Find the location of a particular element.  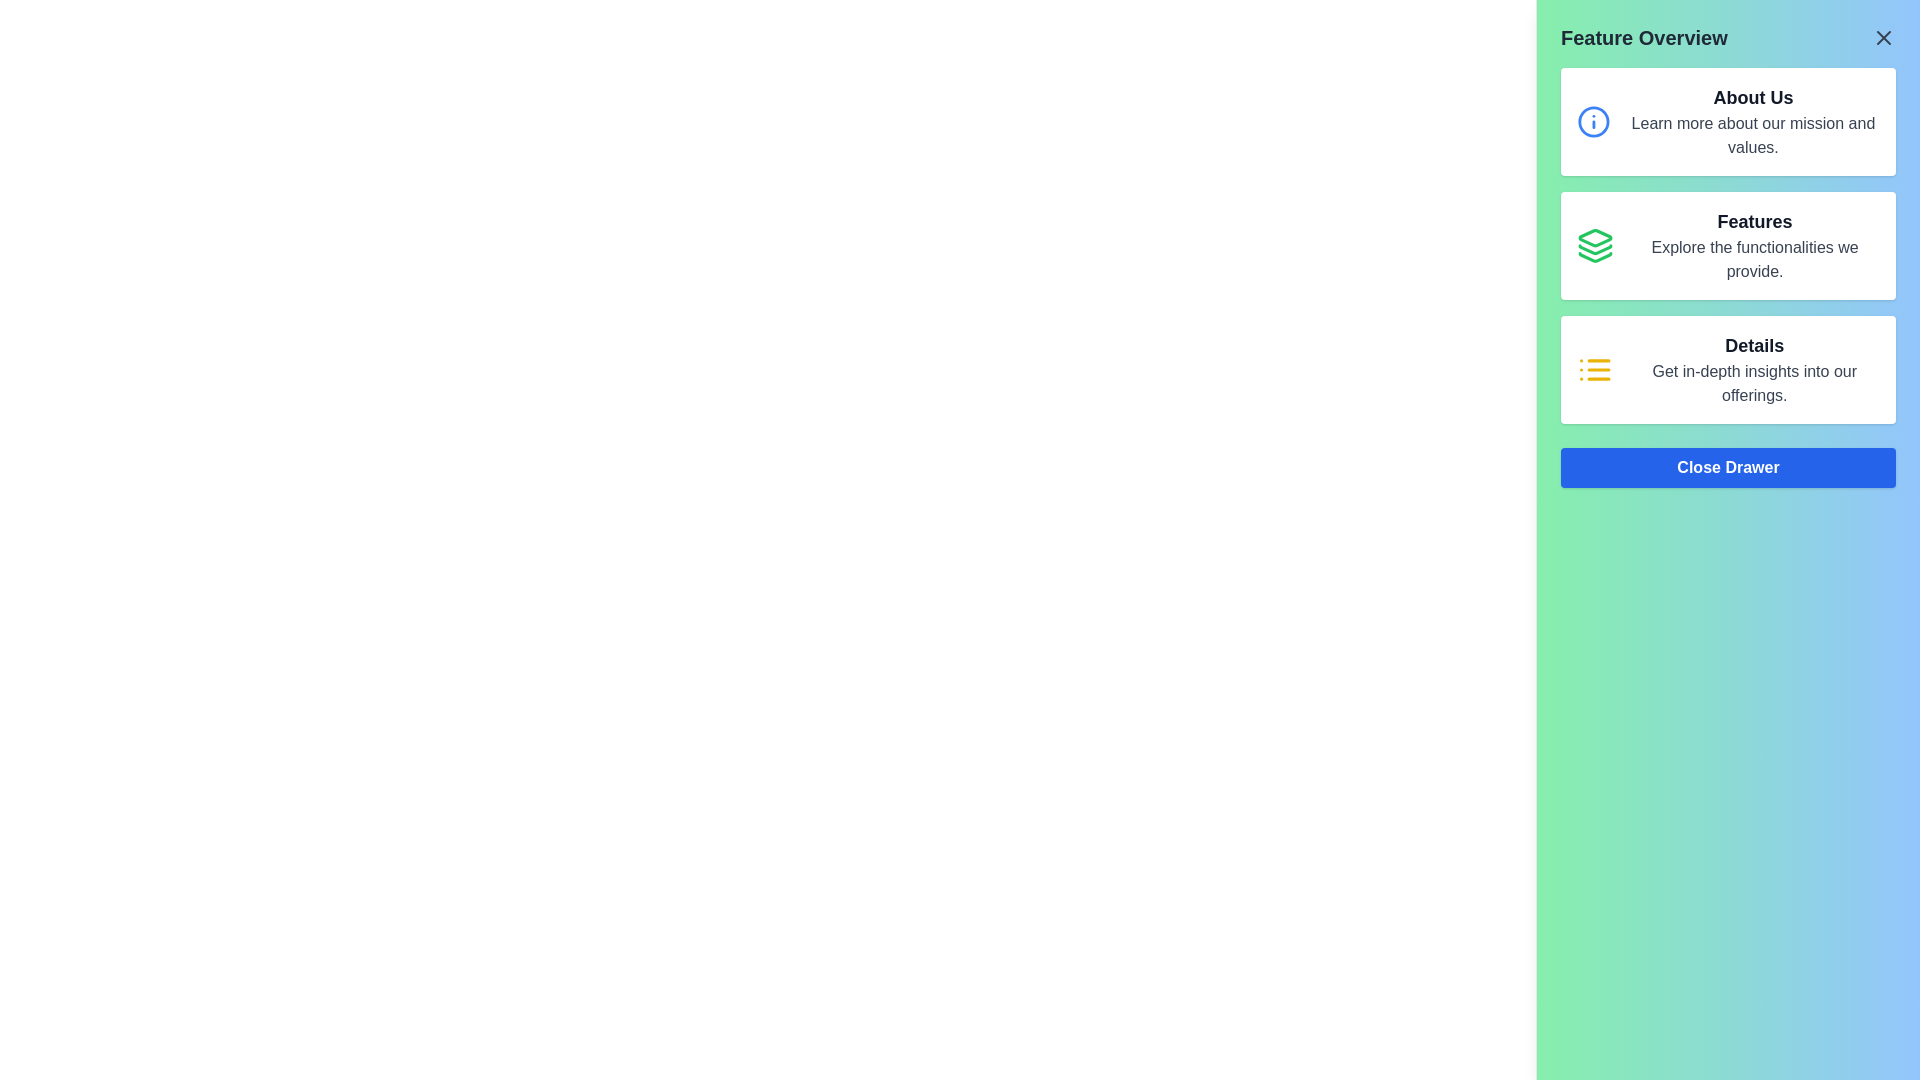

the information icon located to the left of the 'About Us' text inside the rounded white card in the 'Feature Overview' panel is located at coordinates (1592, 122).